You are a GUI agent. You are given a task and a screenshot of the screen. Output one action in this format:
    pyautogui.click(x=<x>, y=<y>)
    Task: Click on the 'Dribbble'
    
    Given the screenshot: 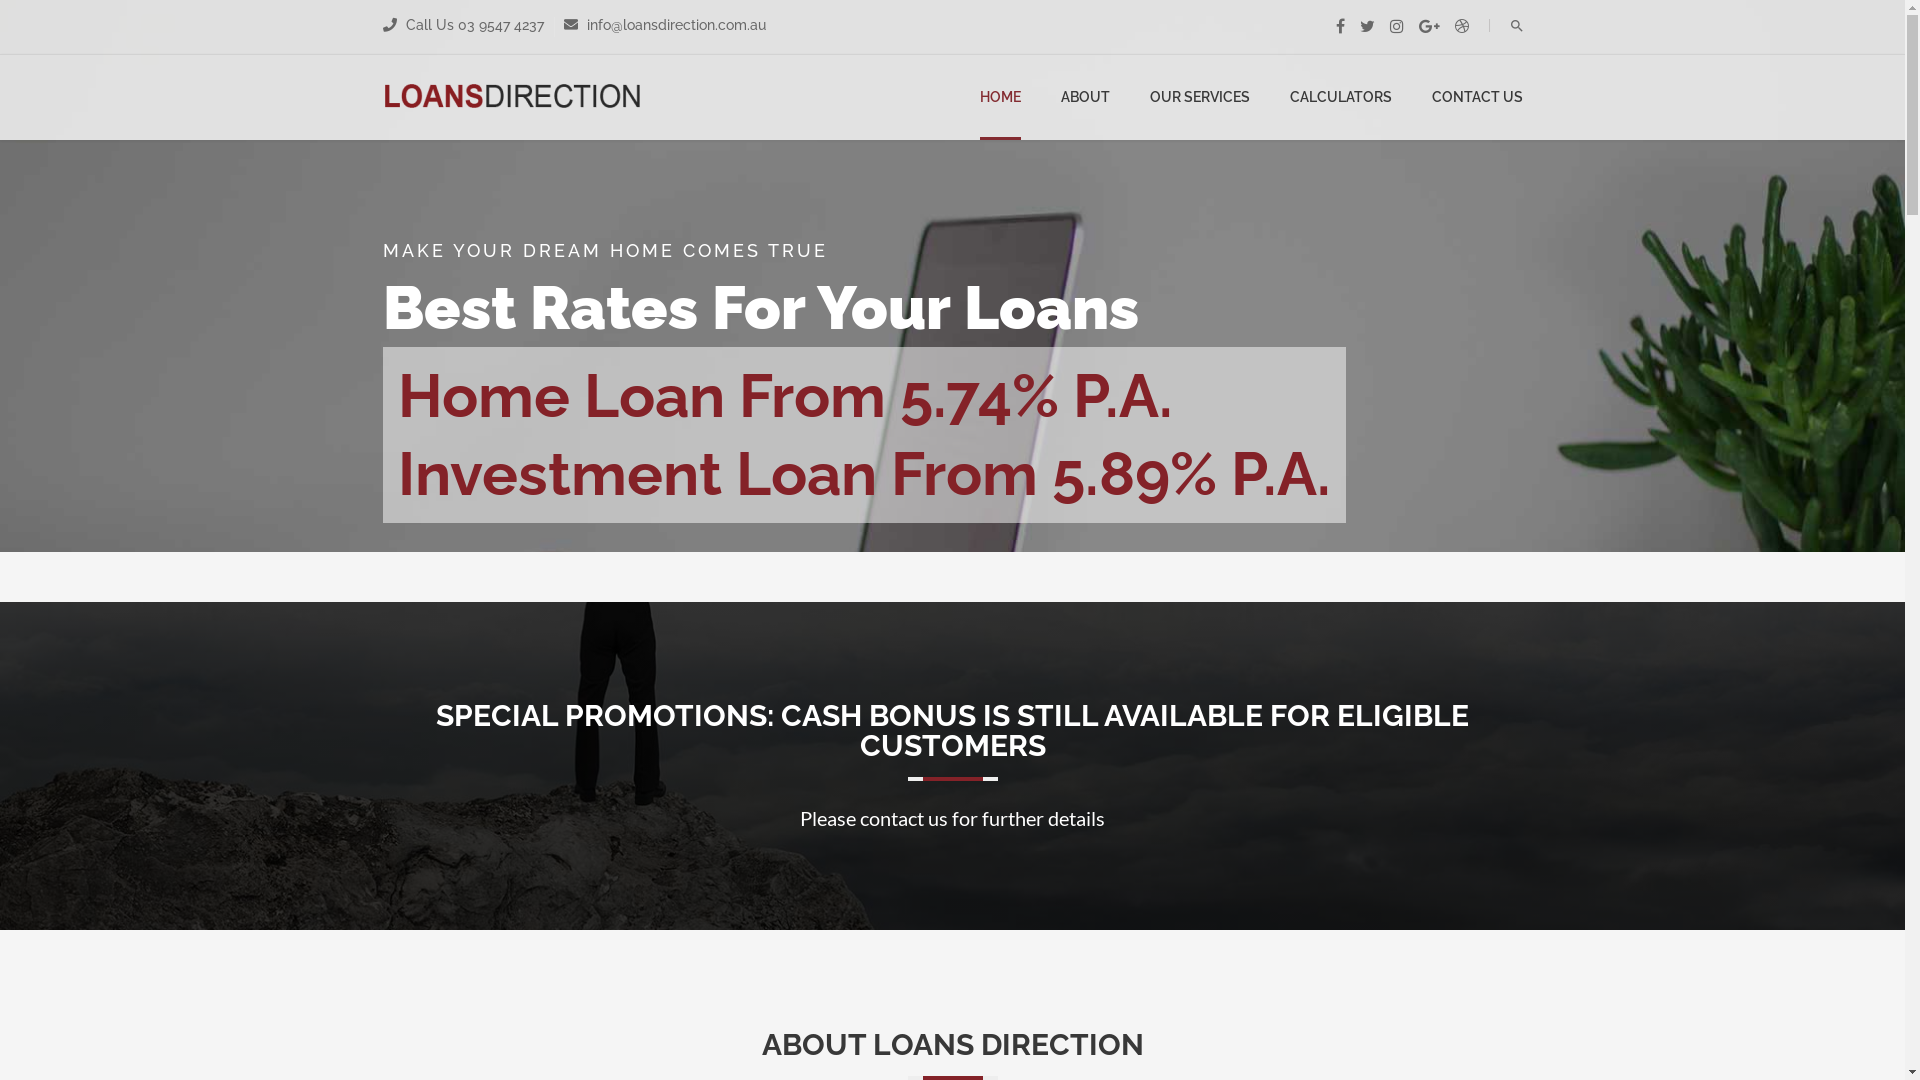 What is the action you would take?
    pyautogui.click(x=1454, y=26)
    